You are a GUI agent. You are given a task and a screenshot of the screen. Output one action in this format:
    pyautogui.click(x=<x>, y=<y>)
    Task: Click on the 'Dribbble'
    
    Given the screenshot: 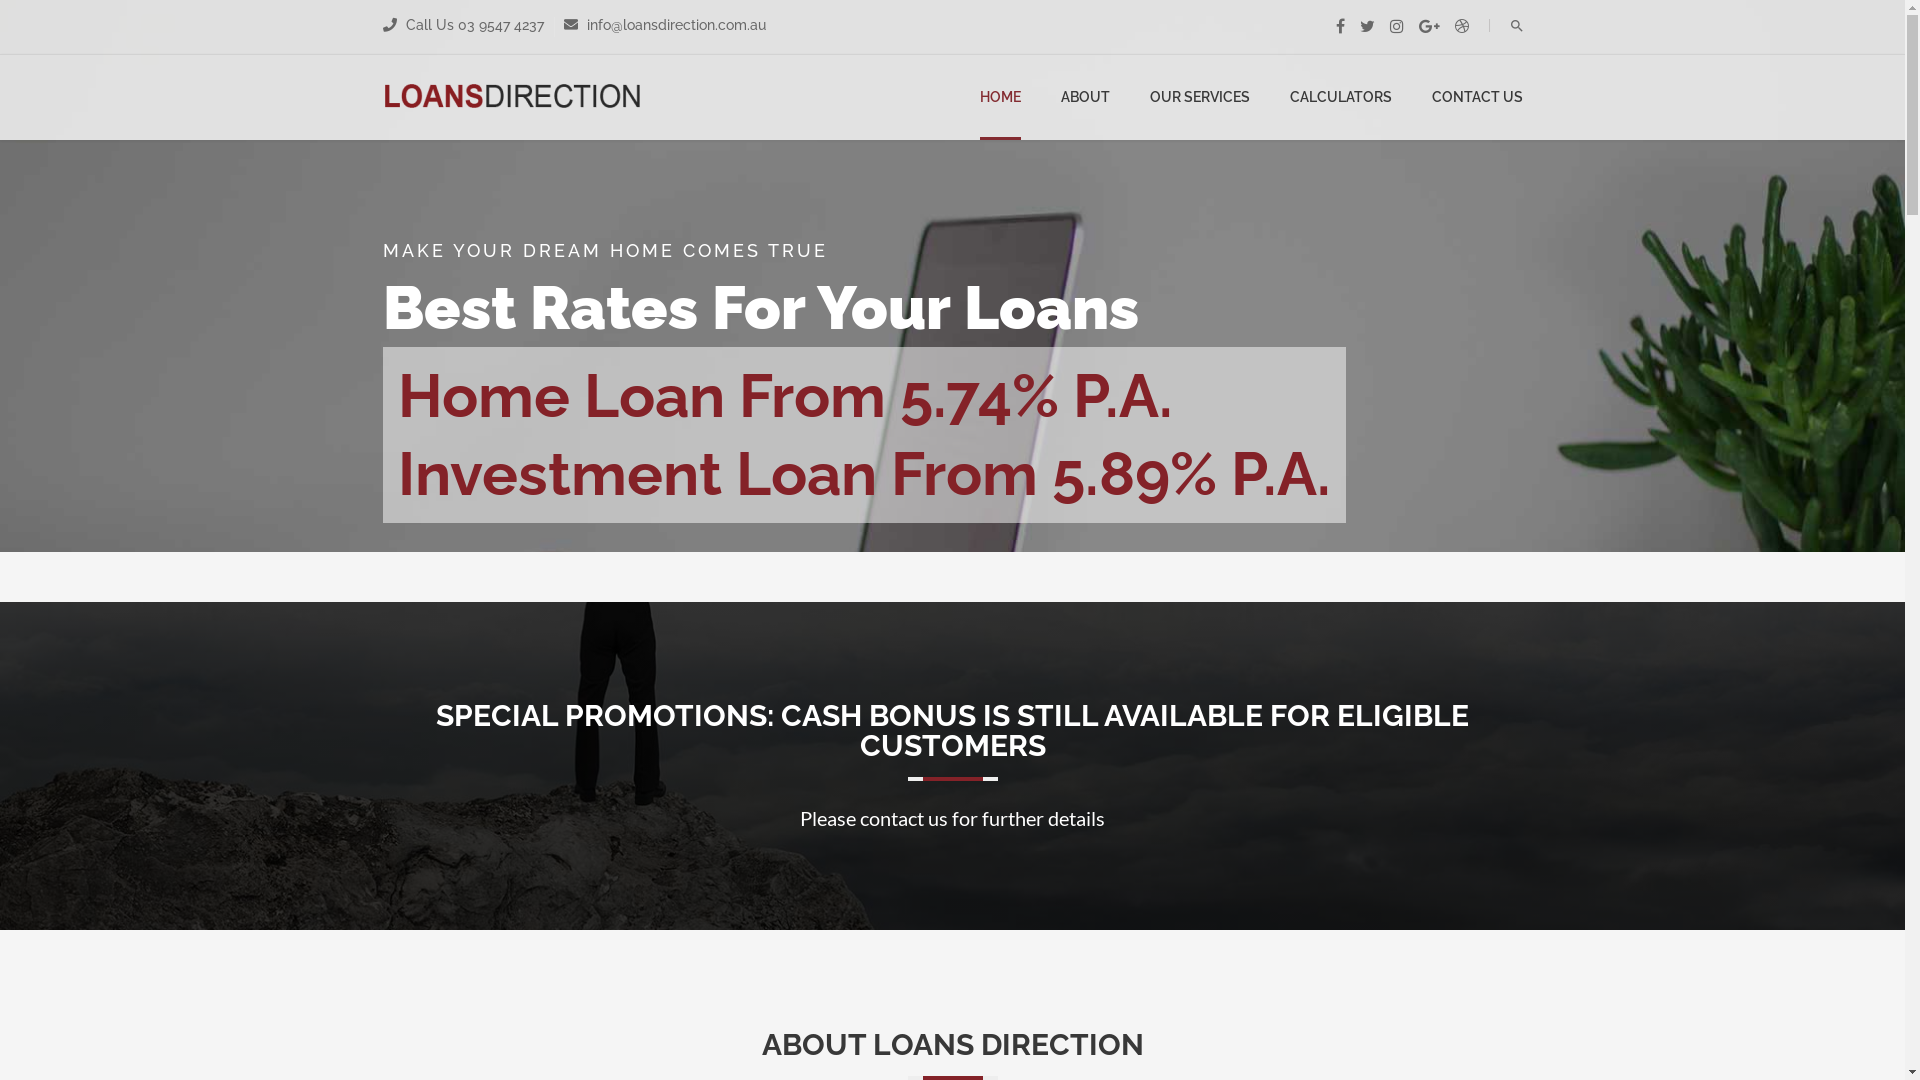 What is the action you would take?
    pyautogui.click(x=1454, y=26)
    